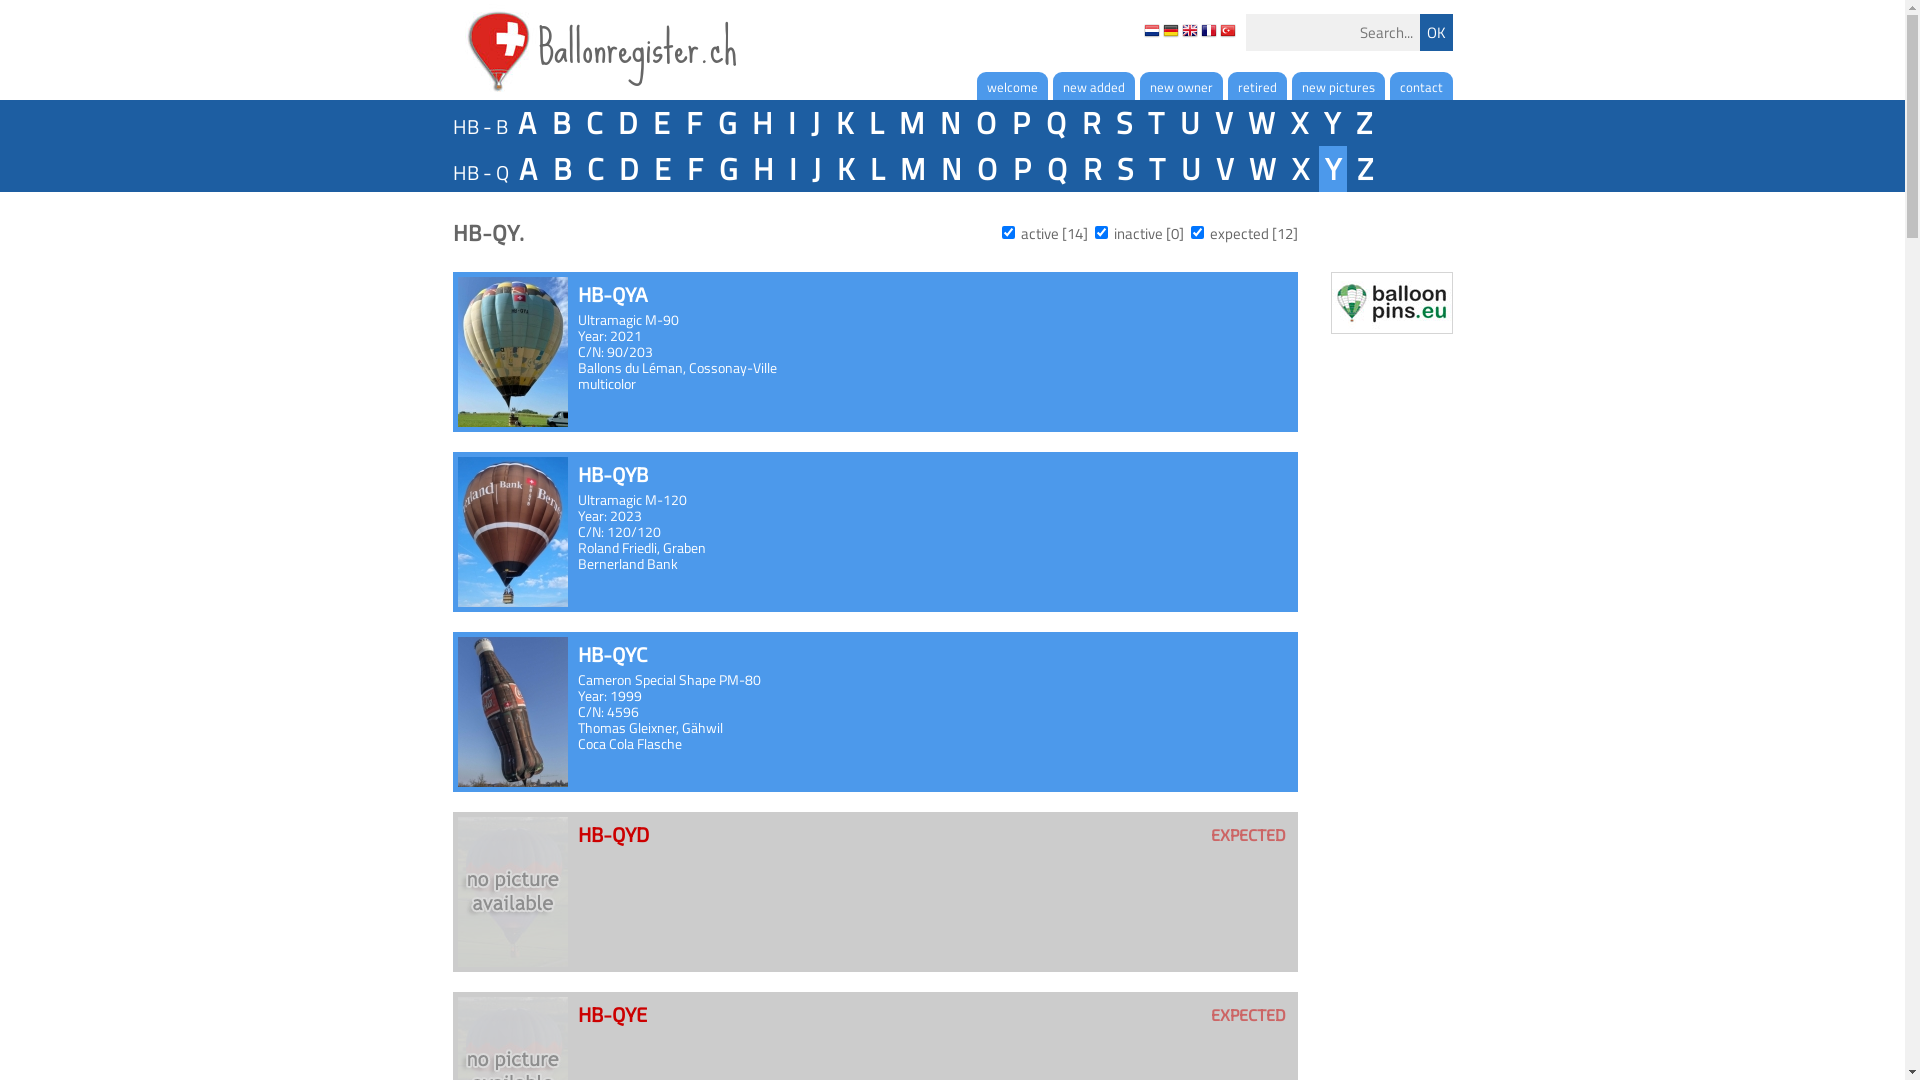 The image size is (1920, 1080). Describe the element at coordinates (1189, 123) in the screenshot. I see `'U'` at that location.